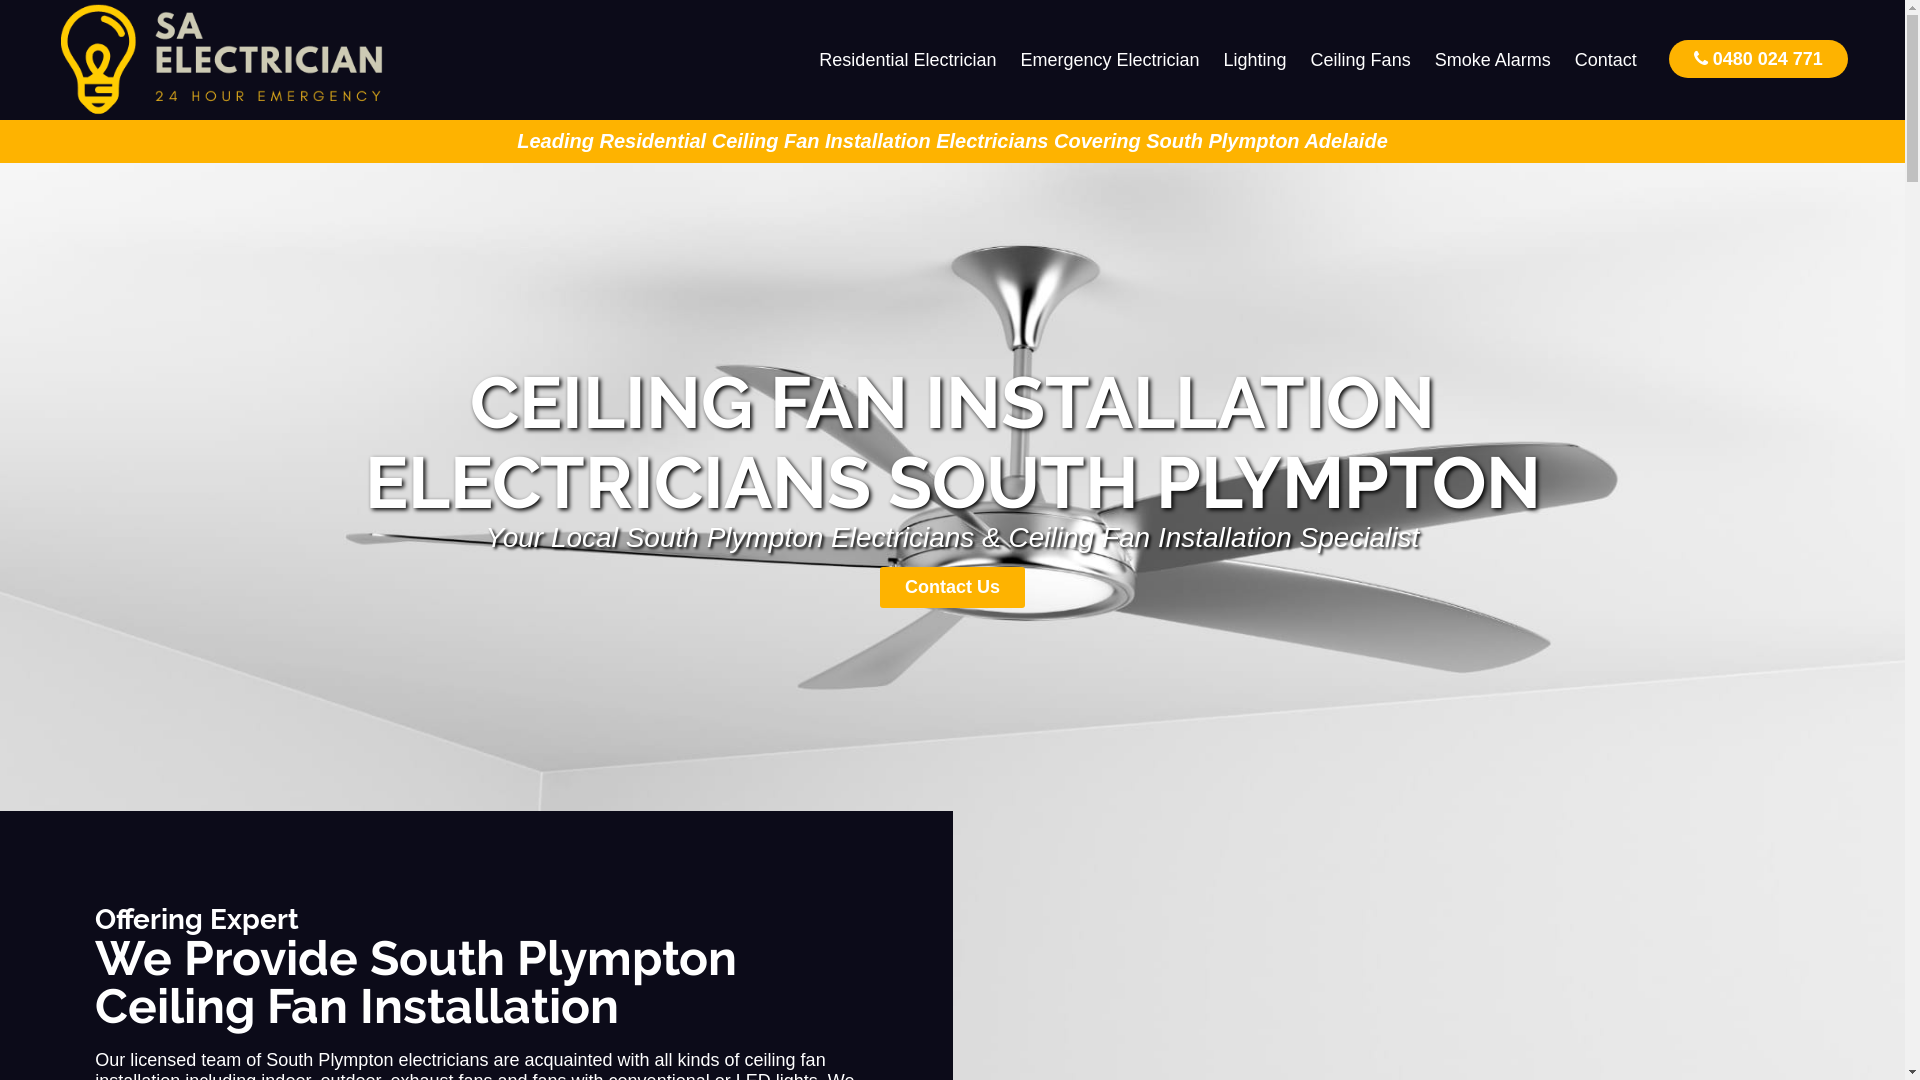 The height and width of the screenshot is (1080, 1920). Describe the element at coordinates (1606, 59) in the screenshot. I see `'Contact'` at that location.